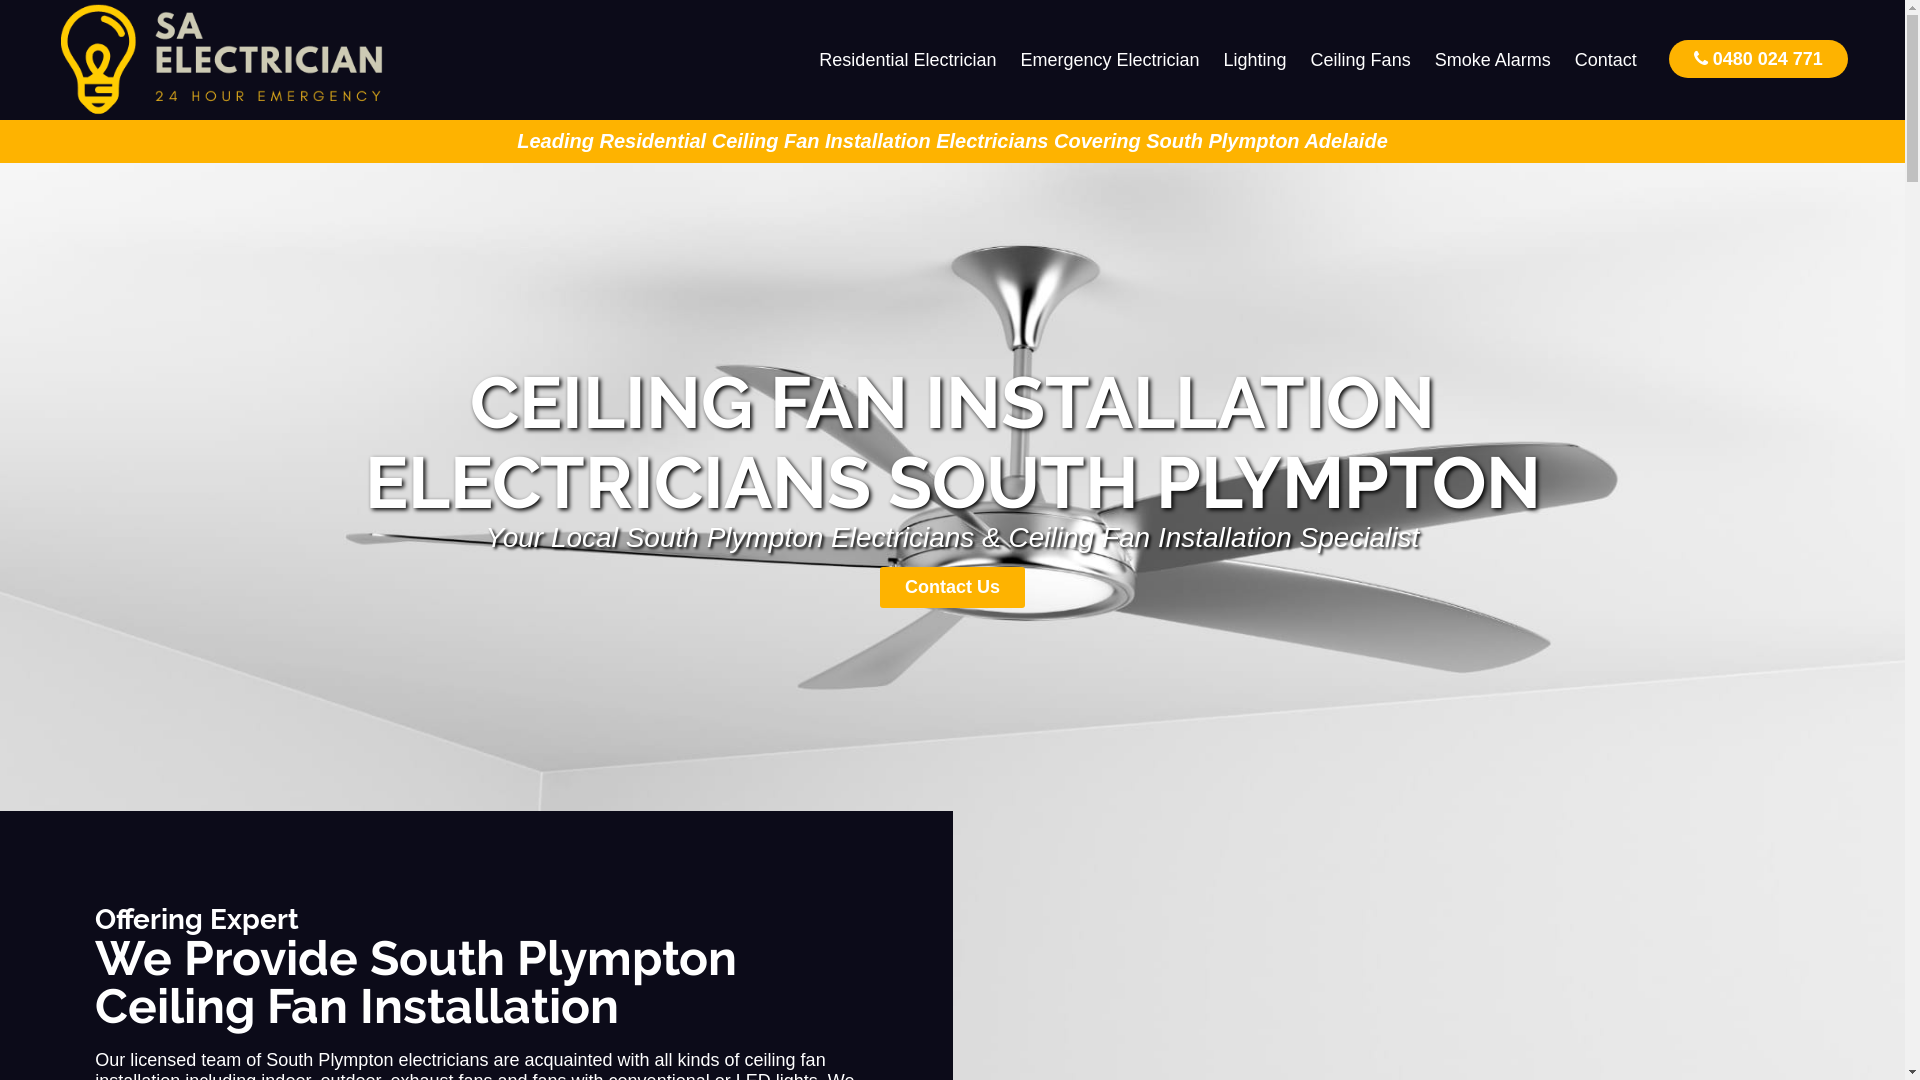 The height and width of the screenshot is (1080, 1920). Describe the element at coordinates (1606, 59) in the screenshot. I see `'Contact'` at that location.